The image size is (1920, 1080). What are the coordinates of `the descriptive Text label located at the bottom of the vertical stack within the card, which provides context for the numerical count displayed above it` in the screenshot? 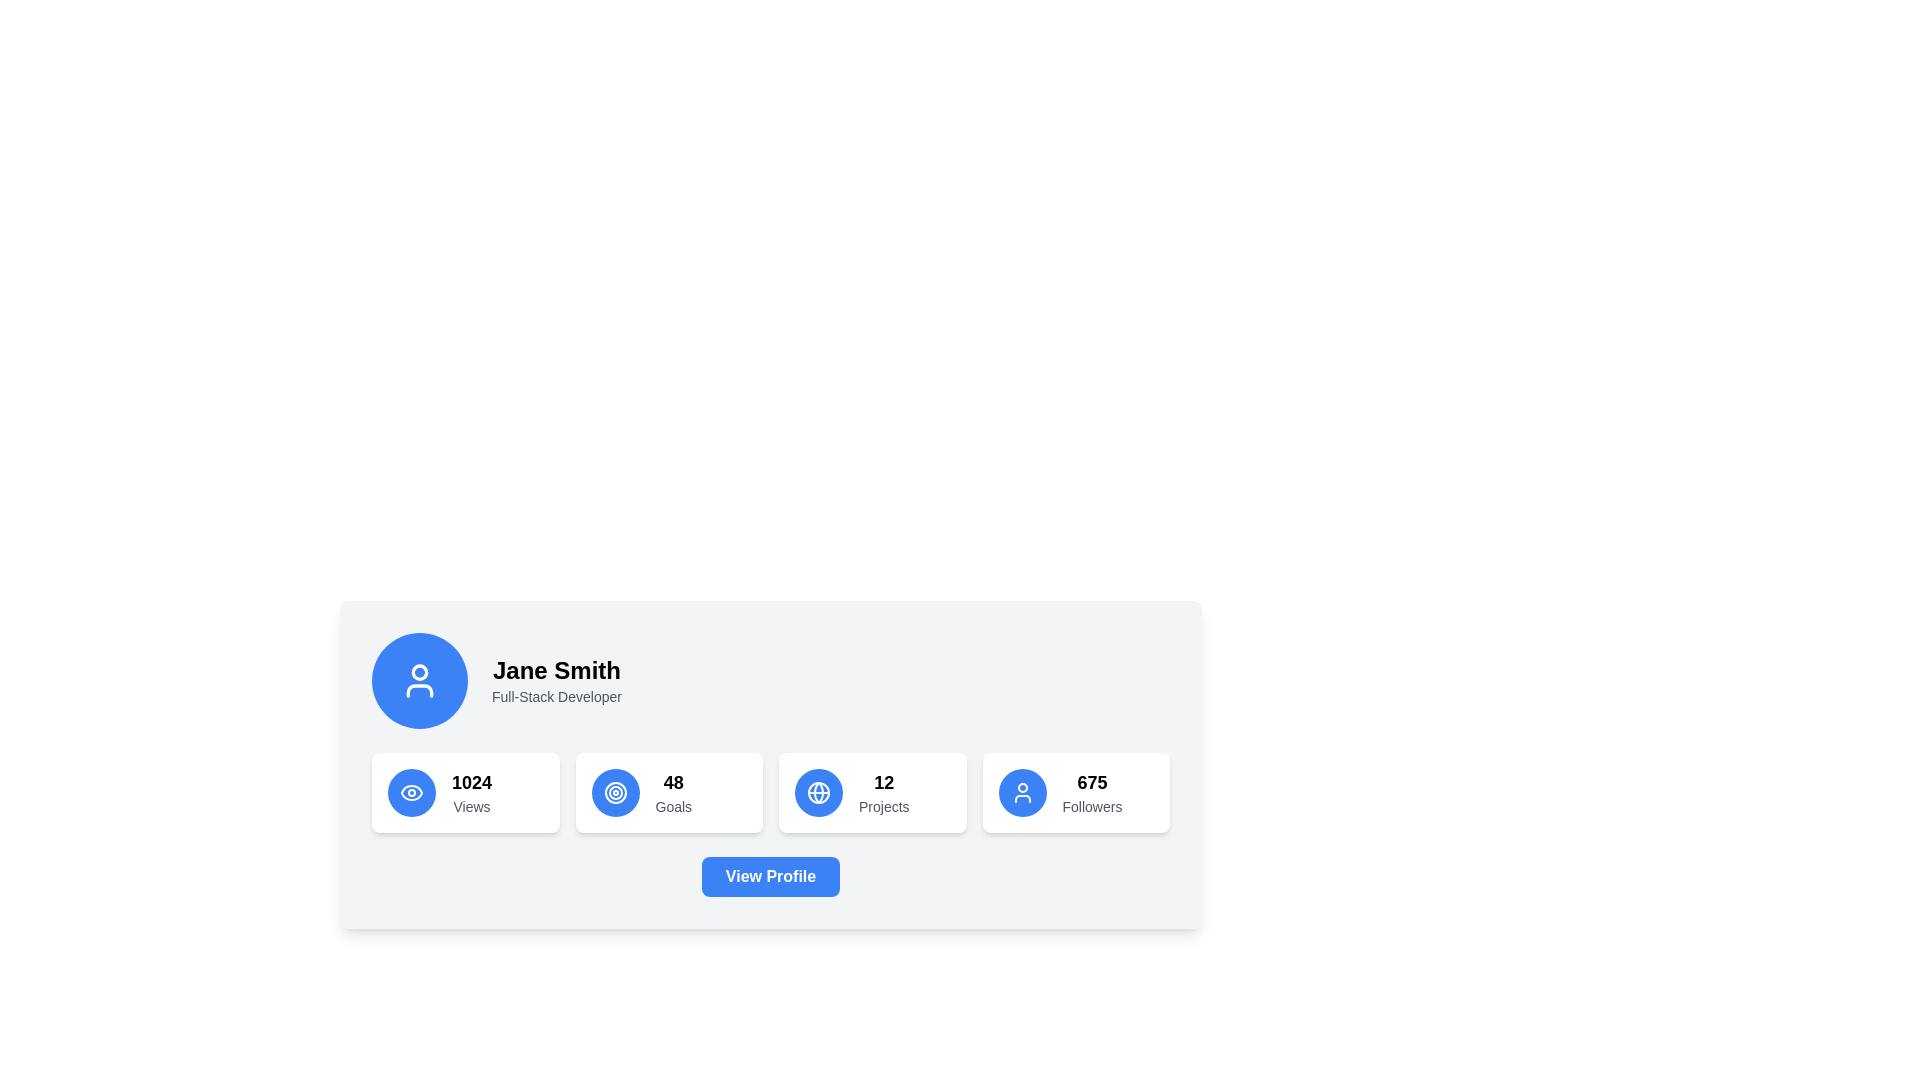 It's located at (470, 805).